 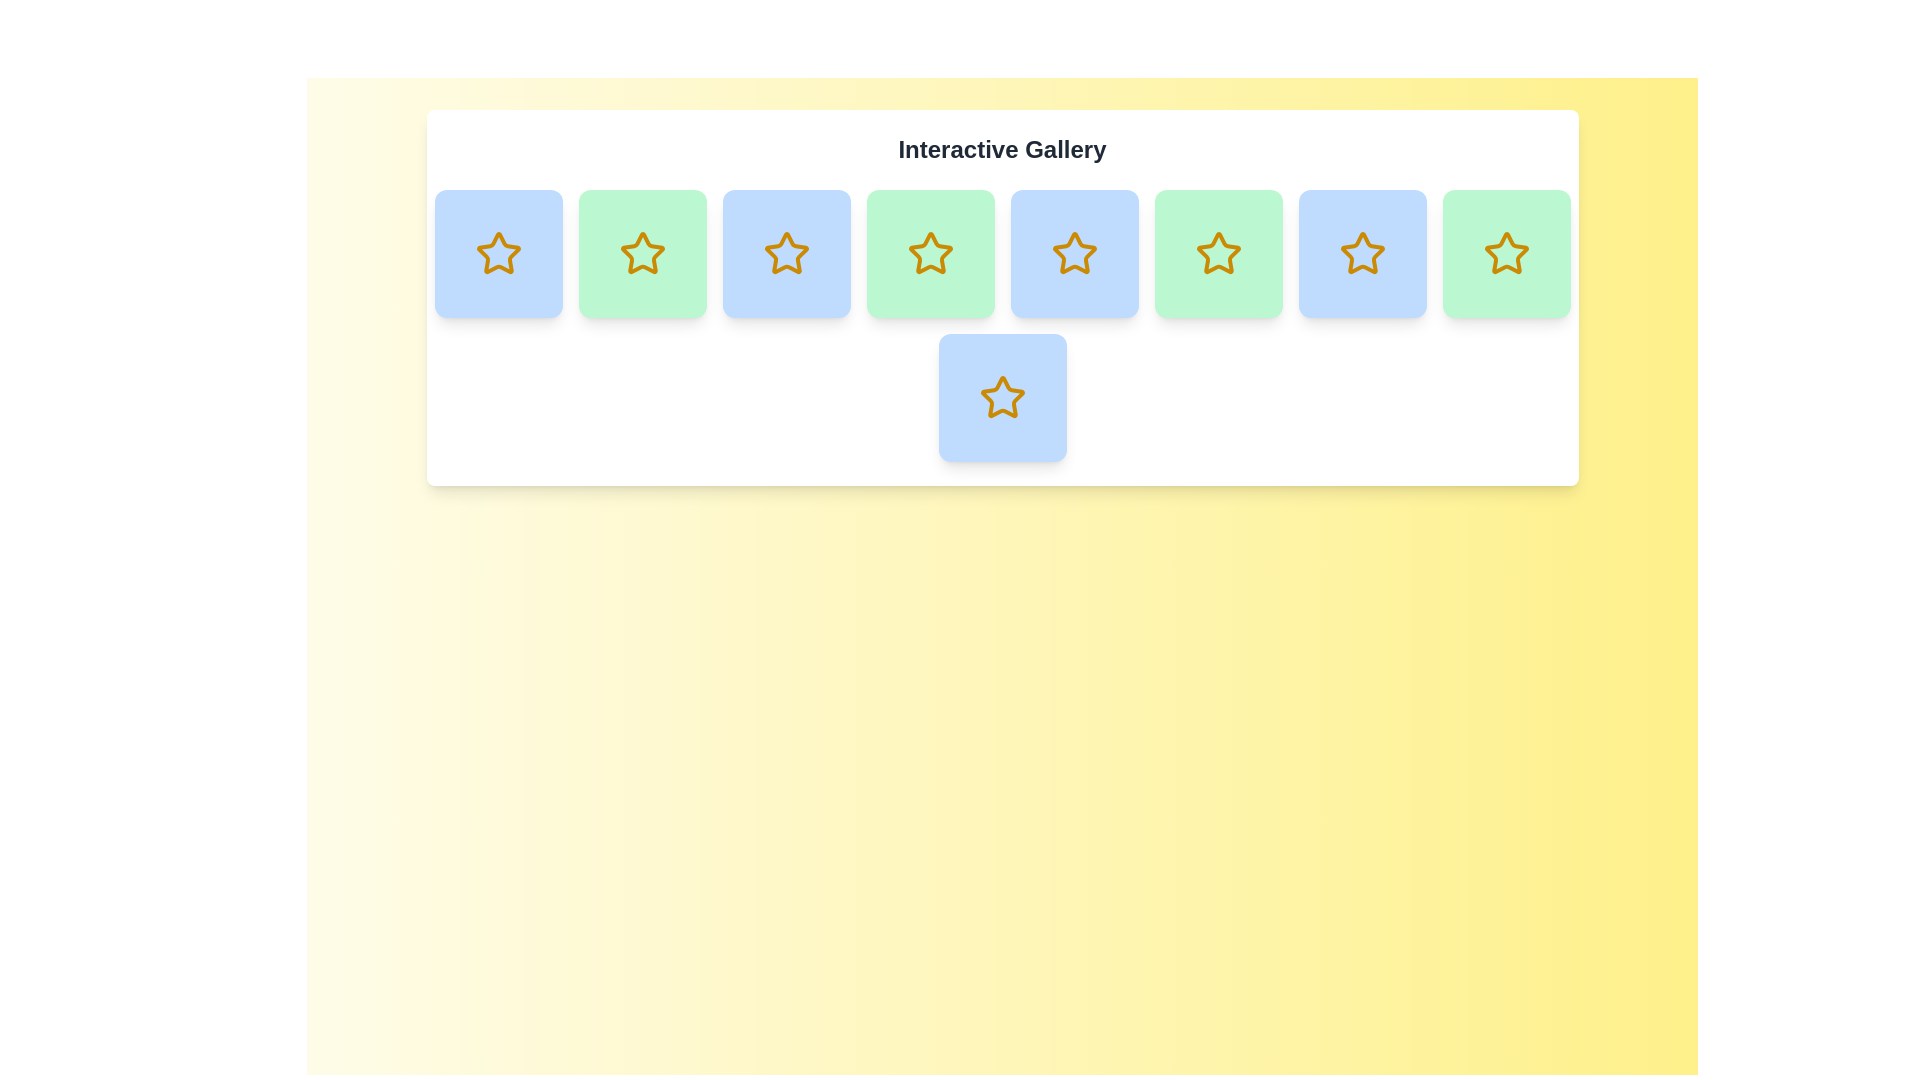 What do you see at coordinates (1361, 252) in the screenshot?
I see `the sixth star icon in the gallery` at bounding box center [1361, 252].